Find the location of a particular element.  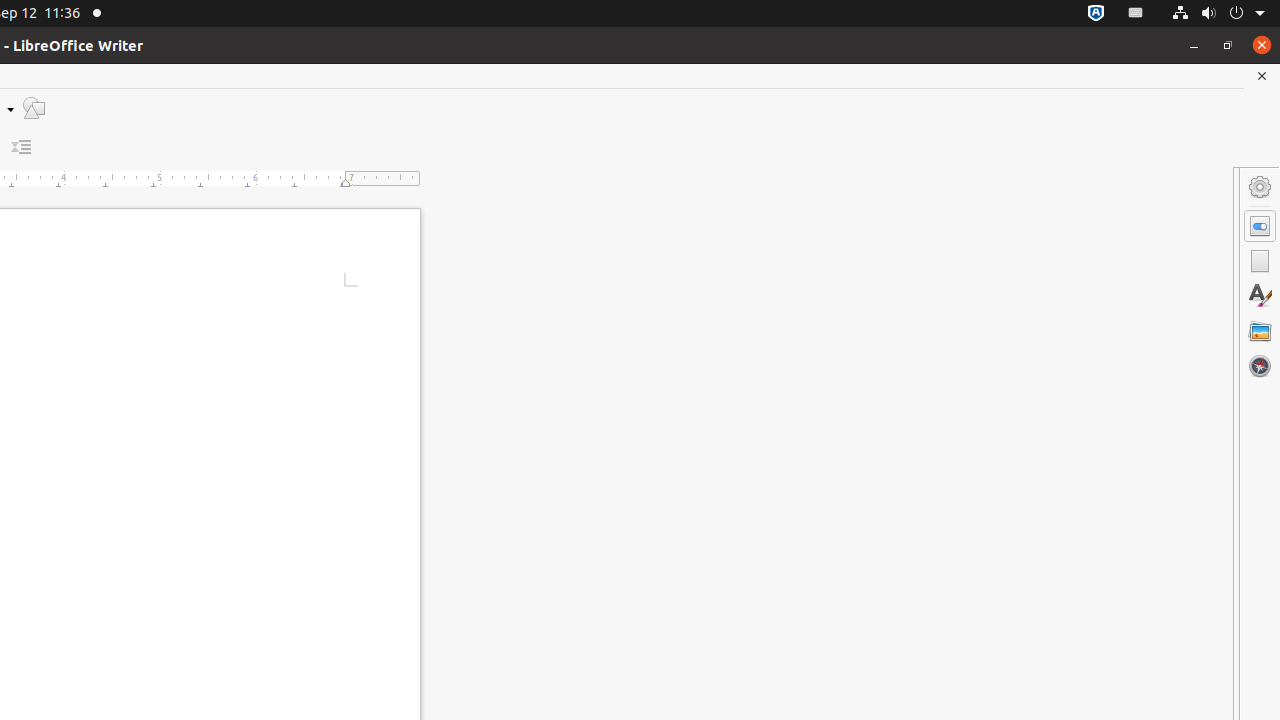

'Navigator' is located at coordinates (1259, 365).